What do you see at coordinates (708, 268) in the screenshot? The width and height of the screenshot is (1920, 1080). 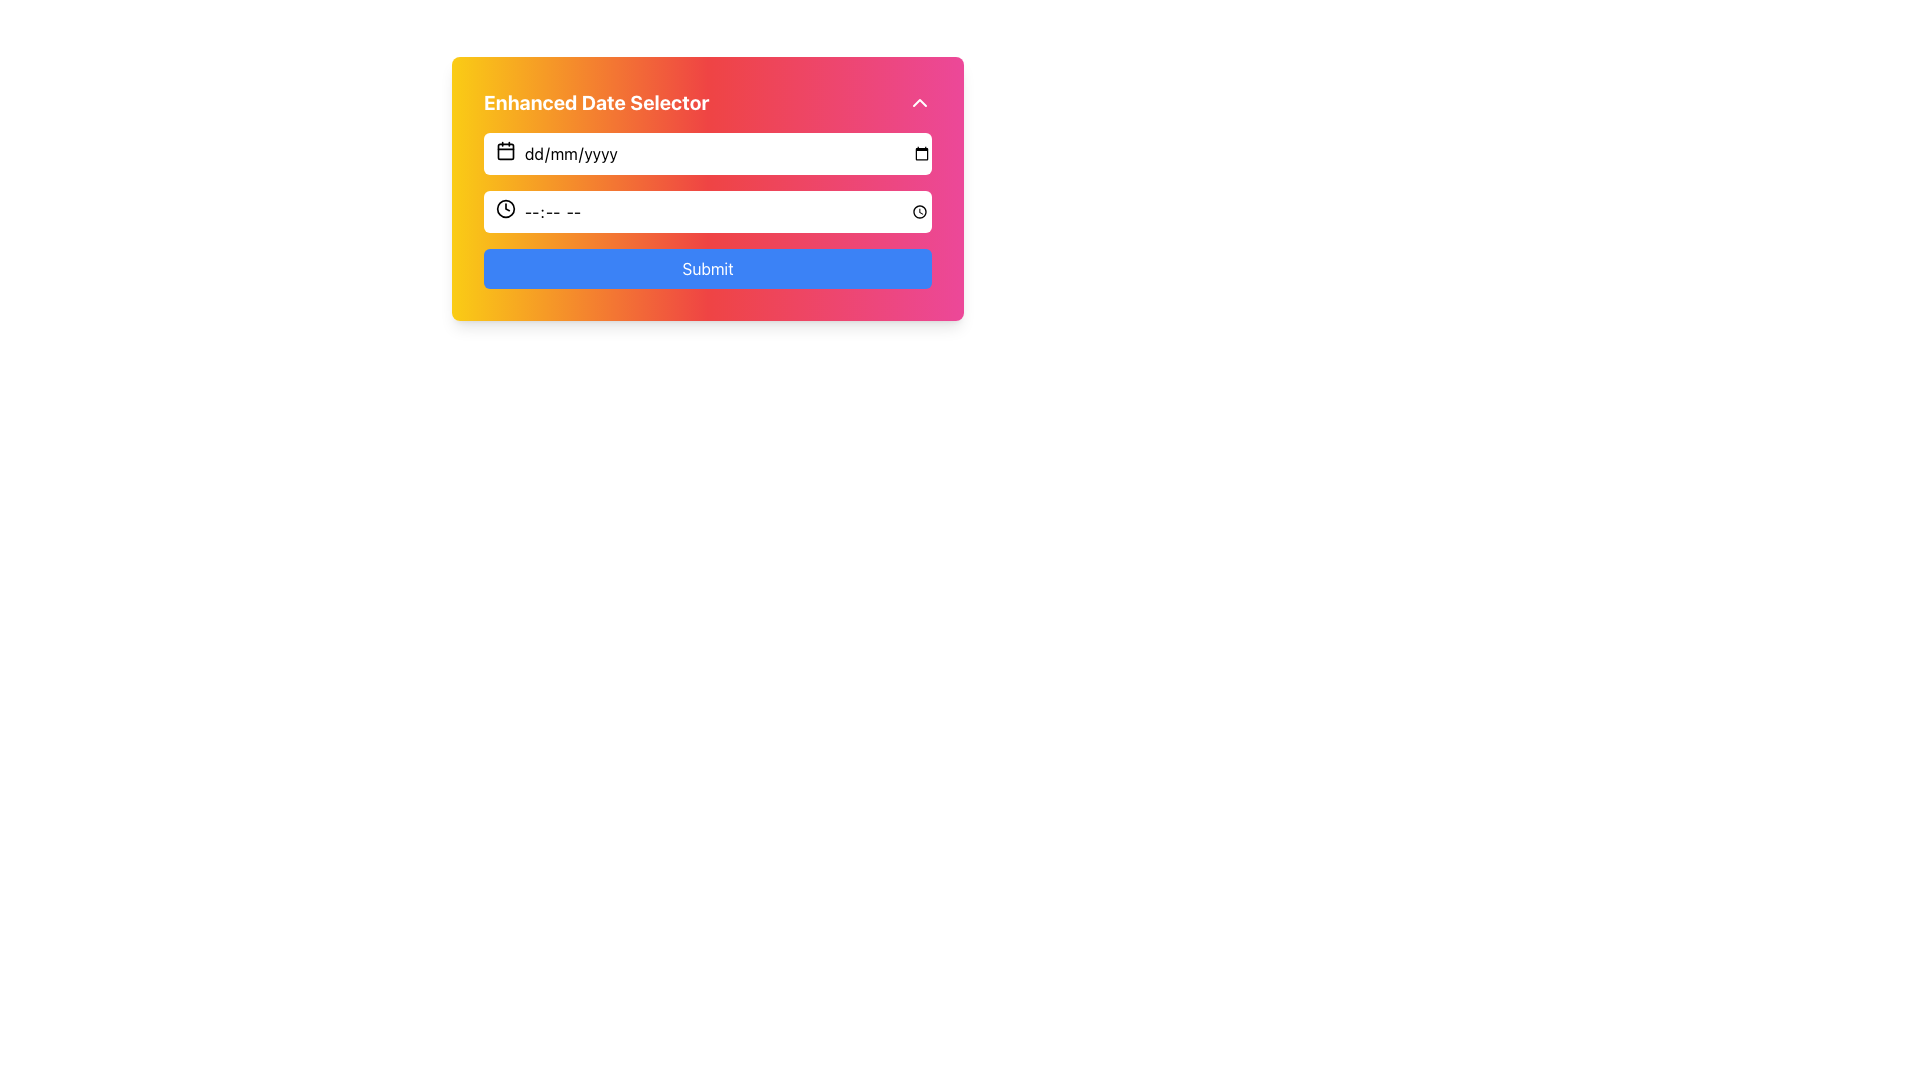 I see `the submit button located near the center of the colorful interface` at bounding box center [708, 268].